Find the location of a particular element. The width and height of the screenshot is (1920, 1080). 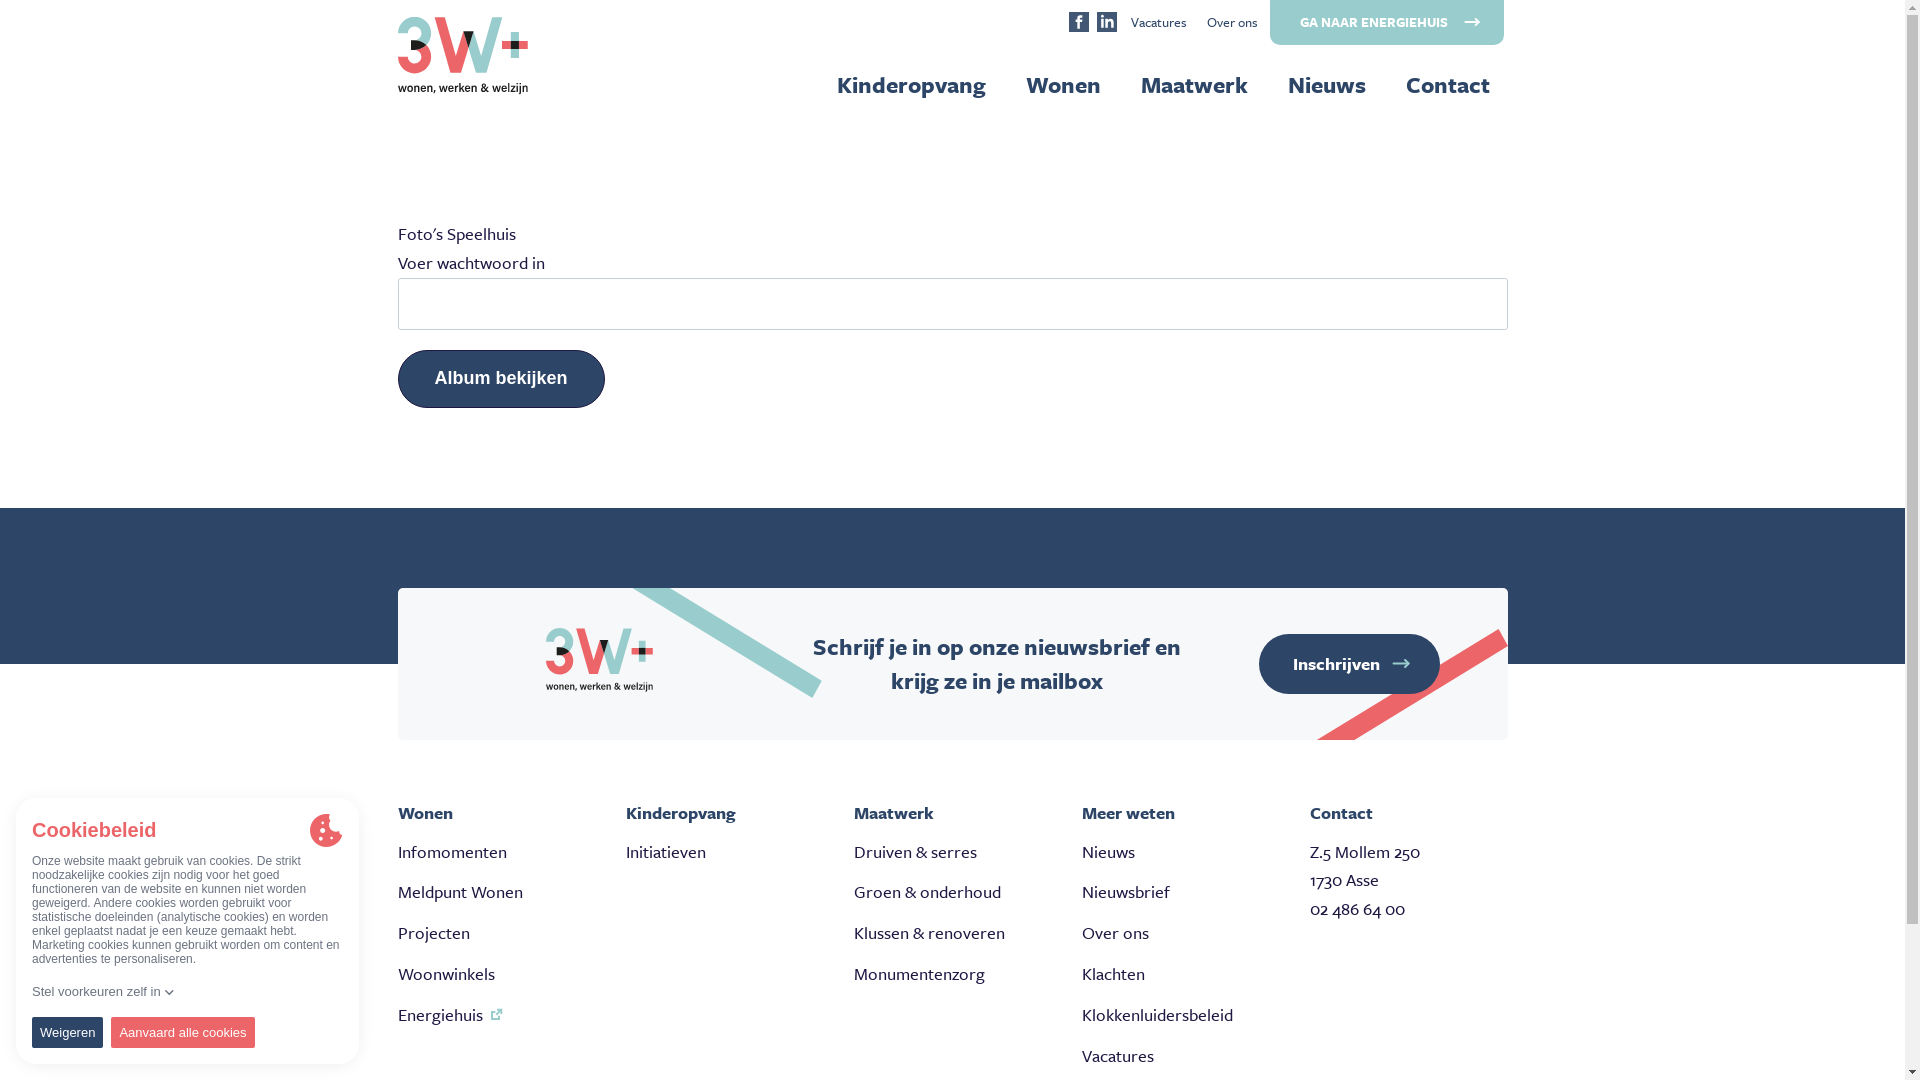

'GA NAAR ENERGIEHUIS' is located at coordinates (1269, 22).